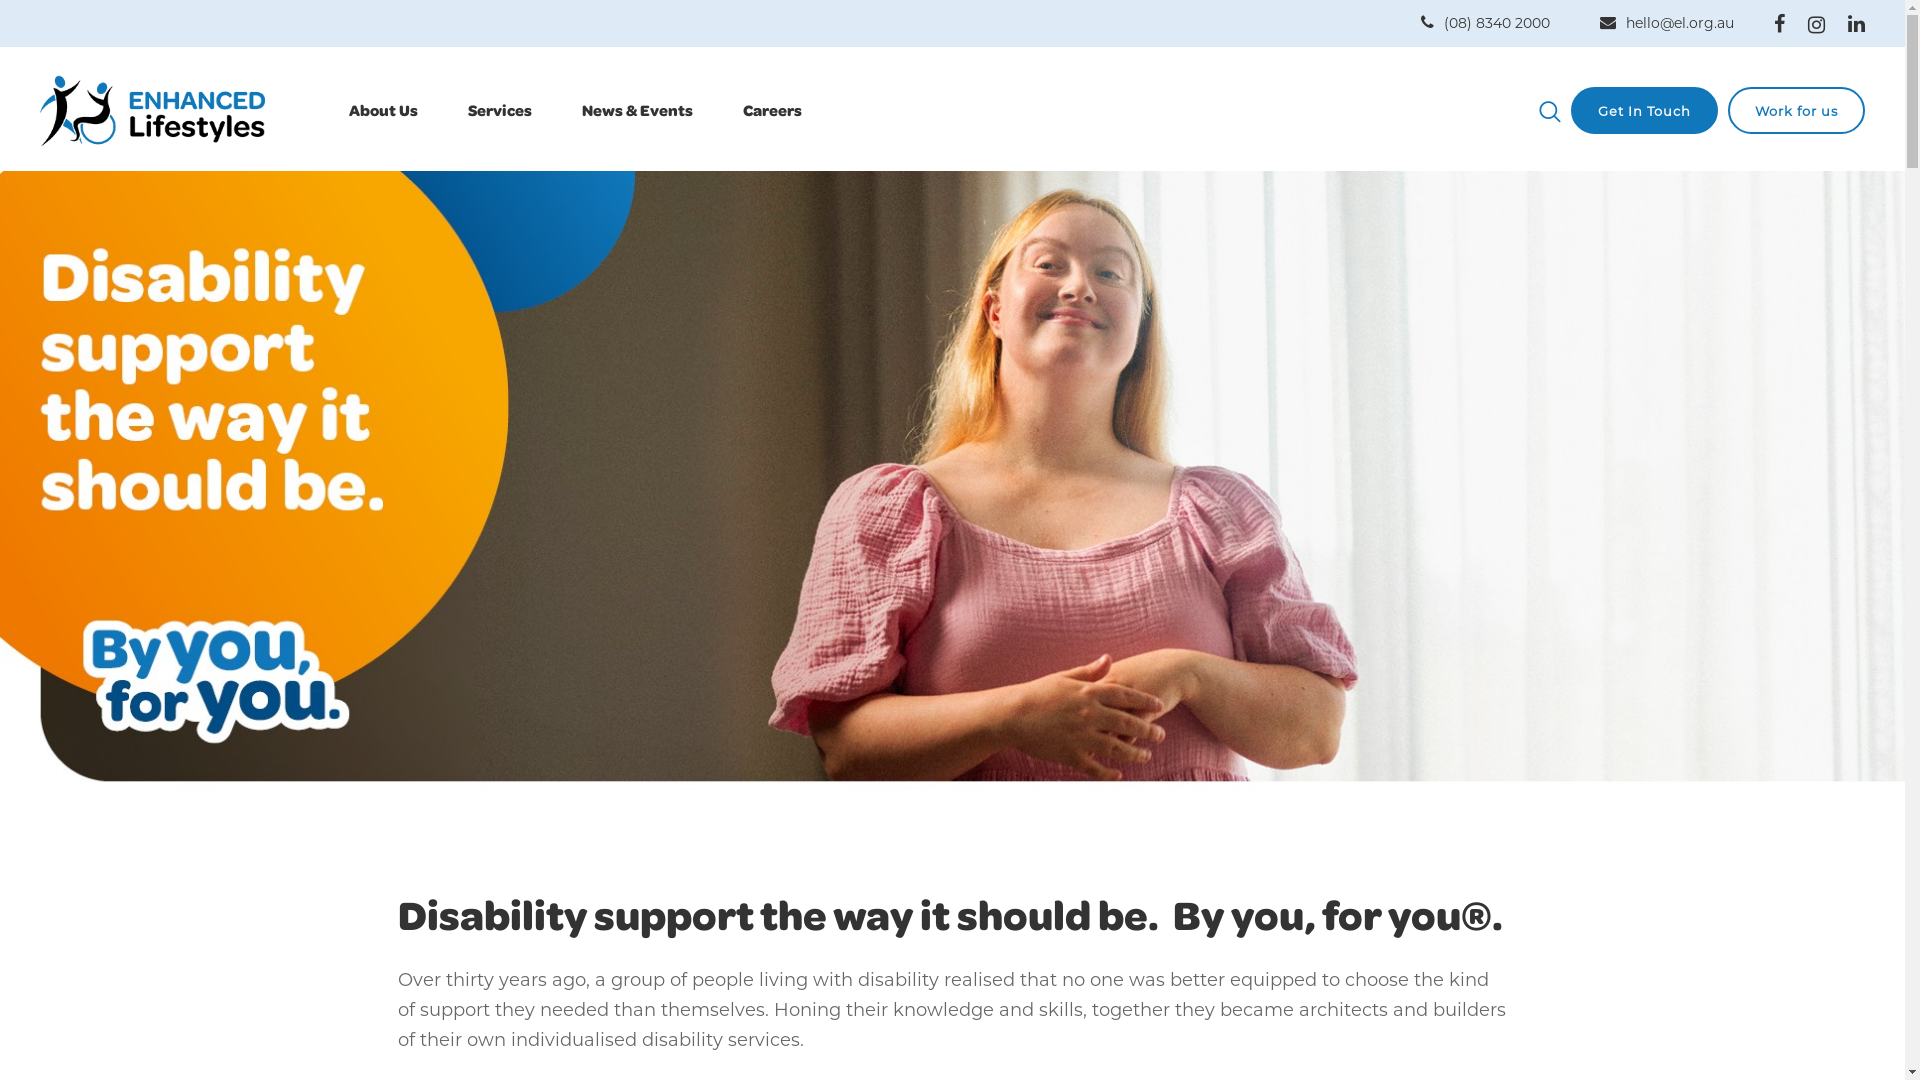 Image resolution: width=1920 pixels, height=1080 pixels. What do you see at coordinates (1680, 23) in the screenshot?
I see `'hello@el.org.au'` at bounding box center [1680, 23].